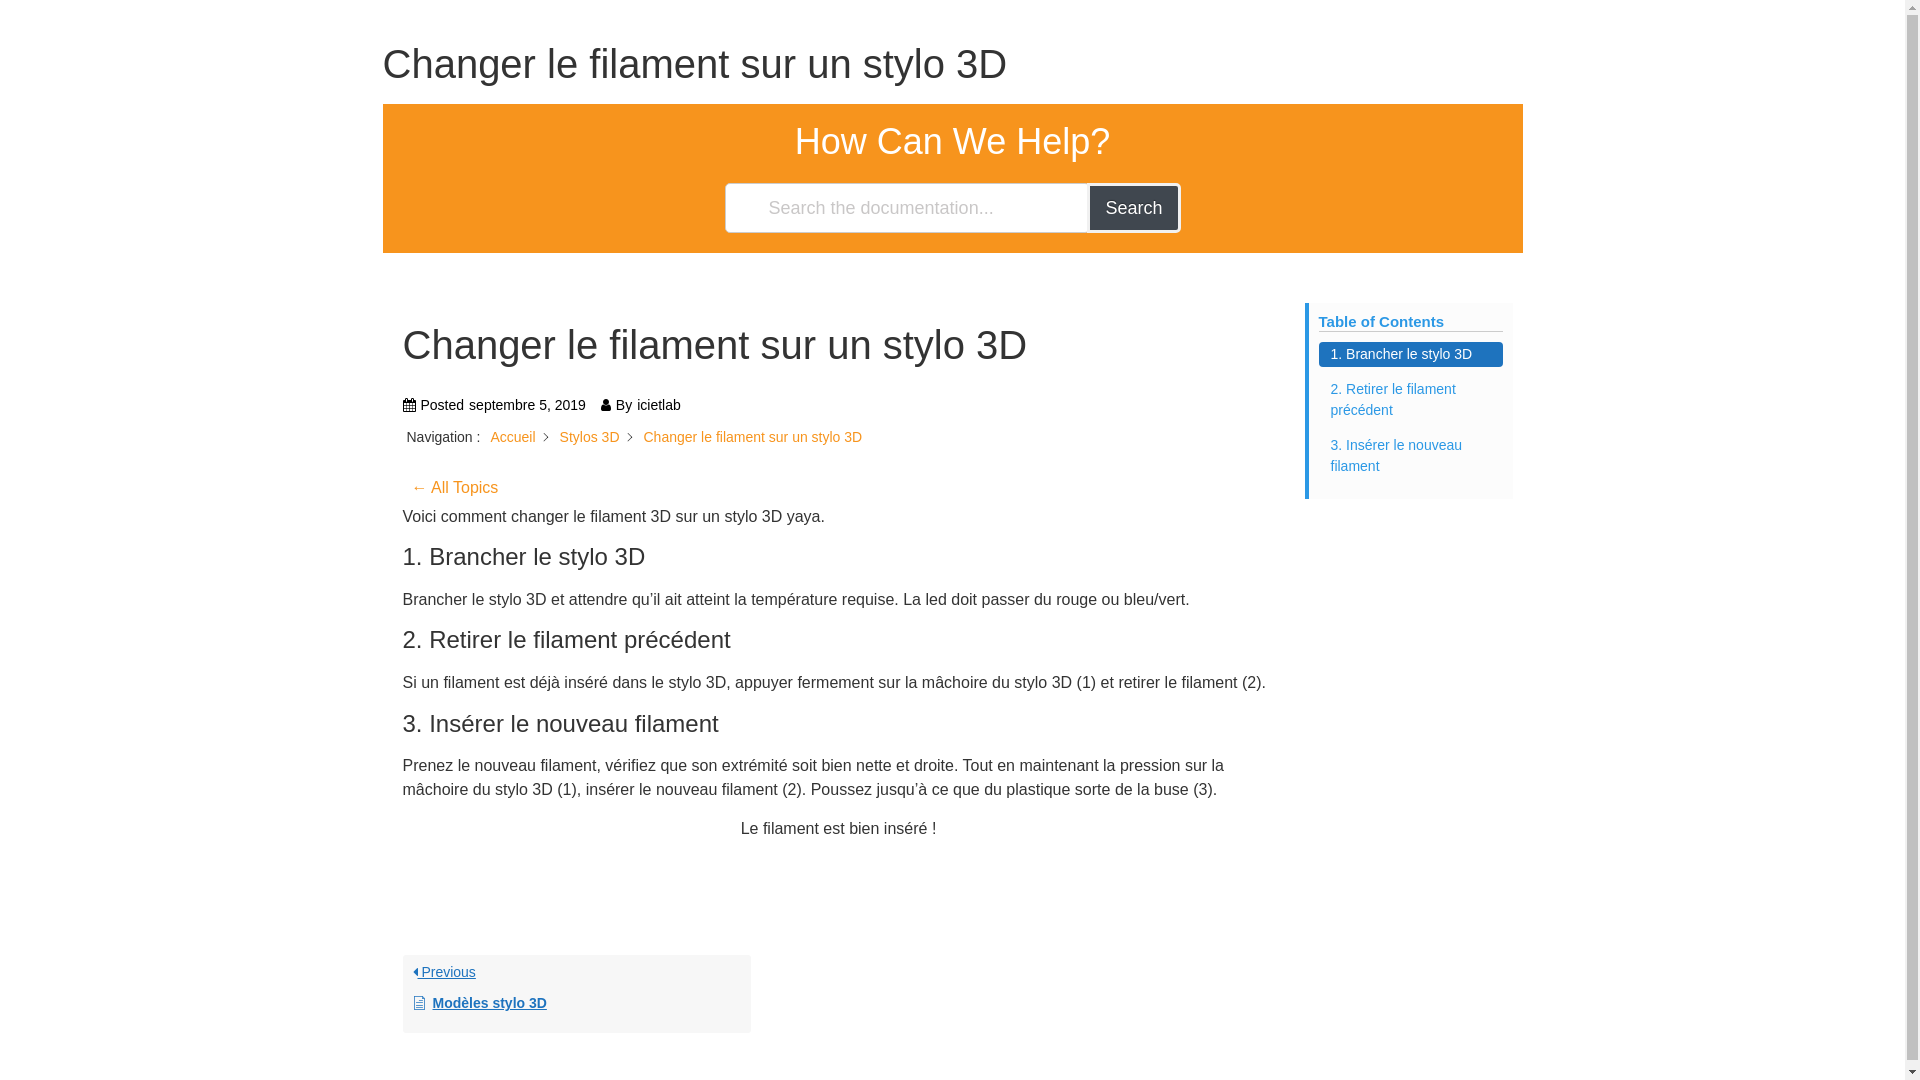 The image size is (1920, 1080). Describe the element at coordinates (1318, 353) in the screenshot. I see `'1. Brancher le stylo 3D'` at that location.